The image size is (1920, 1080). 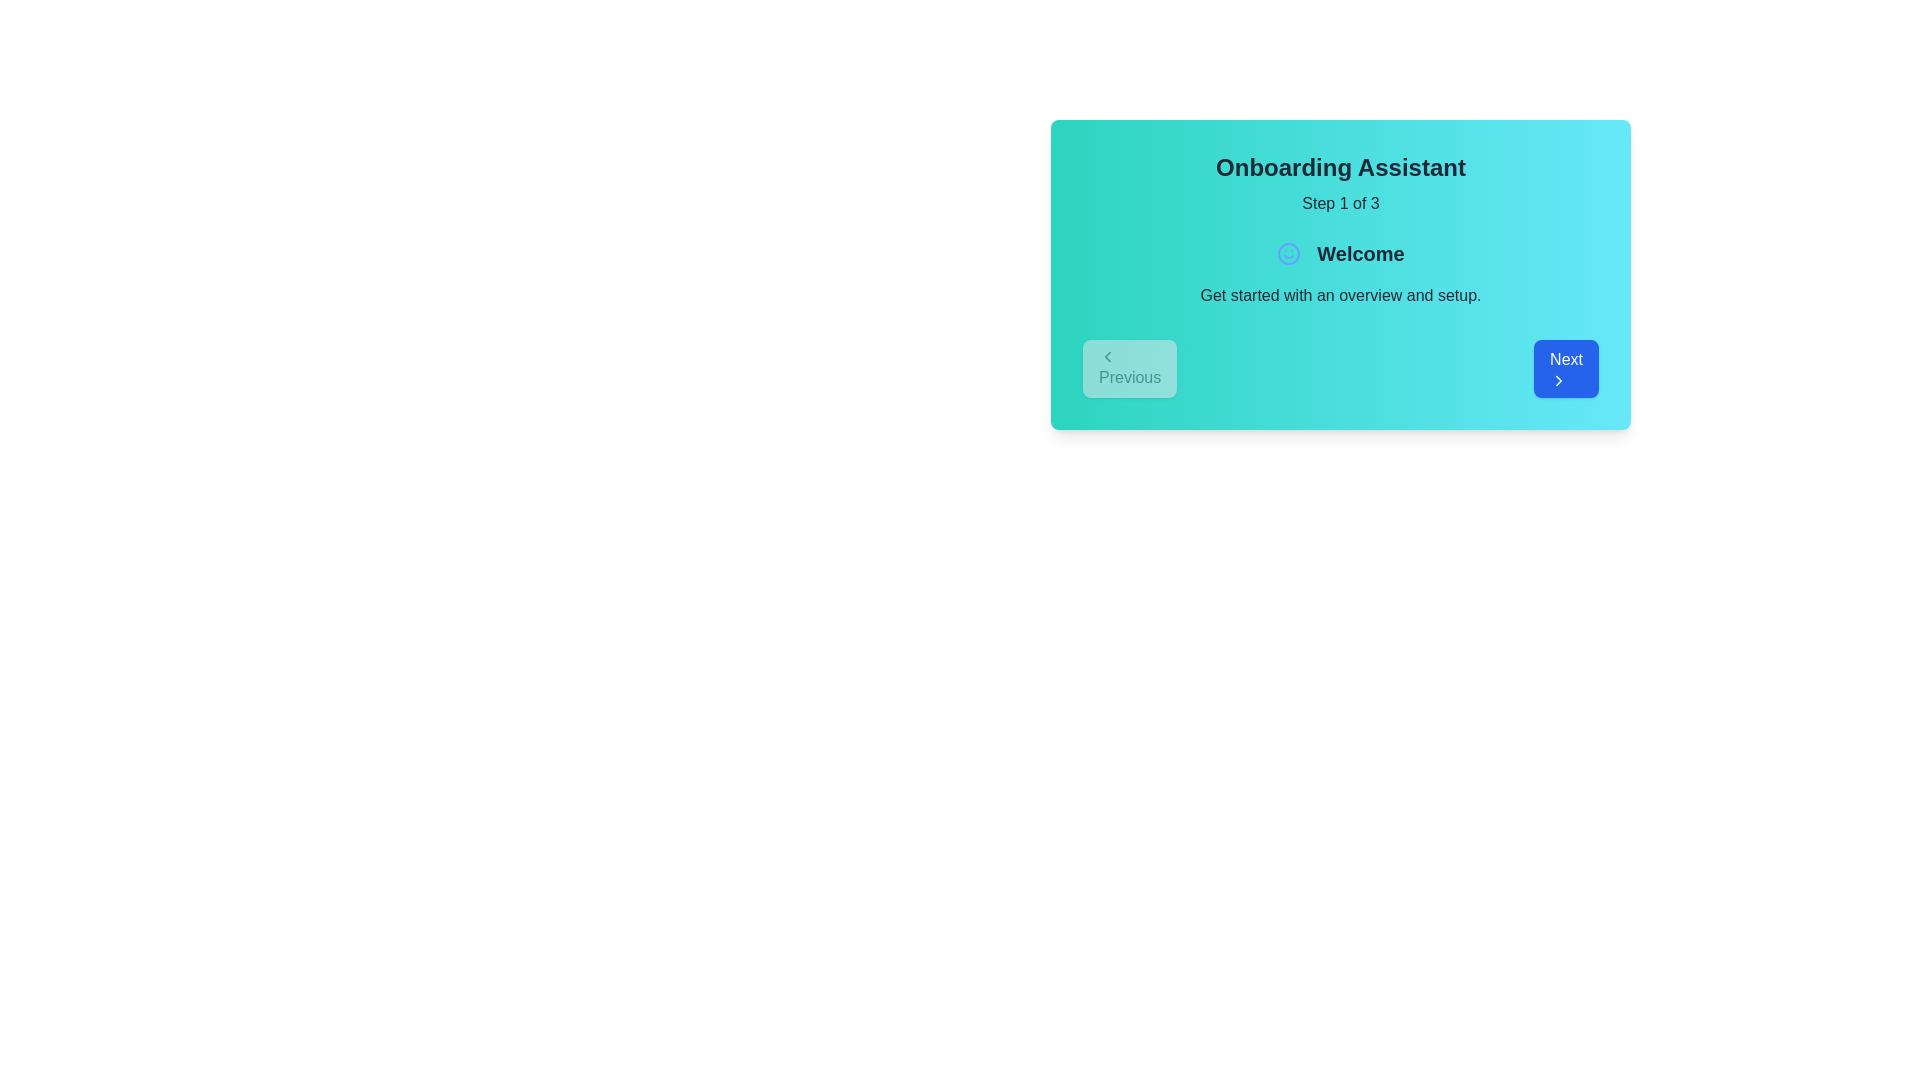 I want to click on the small right-facing arrow icon located at the center of the blue 'Next' button in the bottom-right corner of the 'Onboarding Assistant' card, so click(x=1558, y=381).